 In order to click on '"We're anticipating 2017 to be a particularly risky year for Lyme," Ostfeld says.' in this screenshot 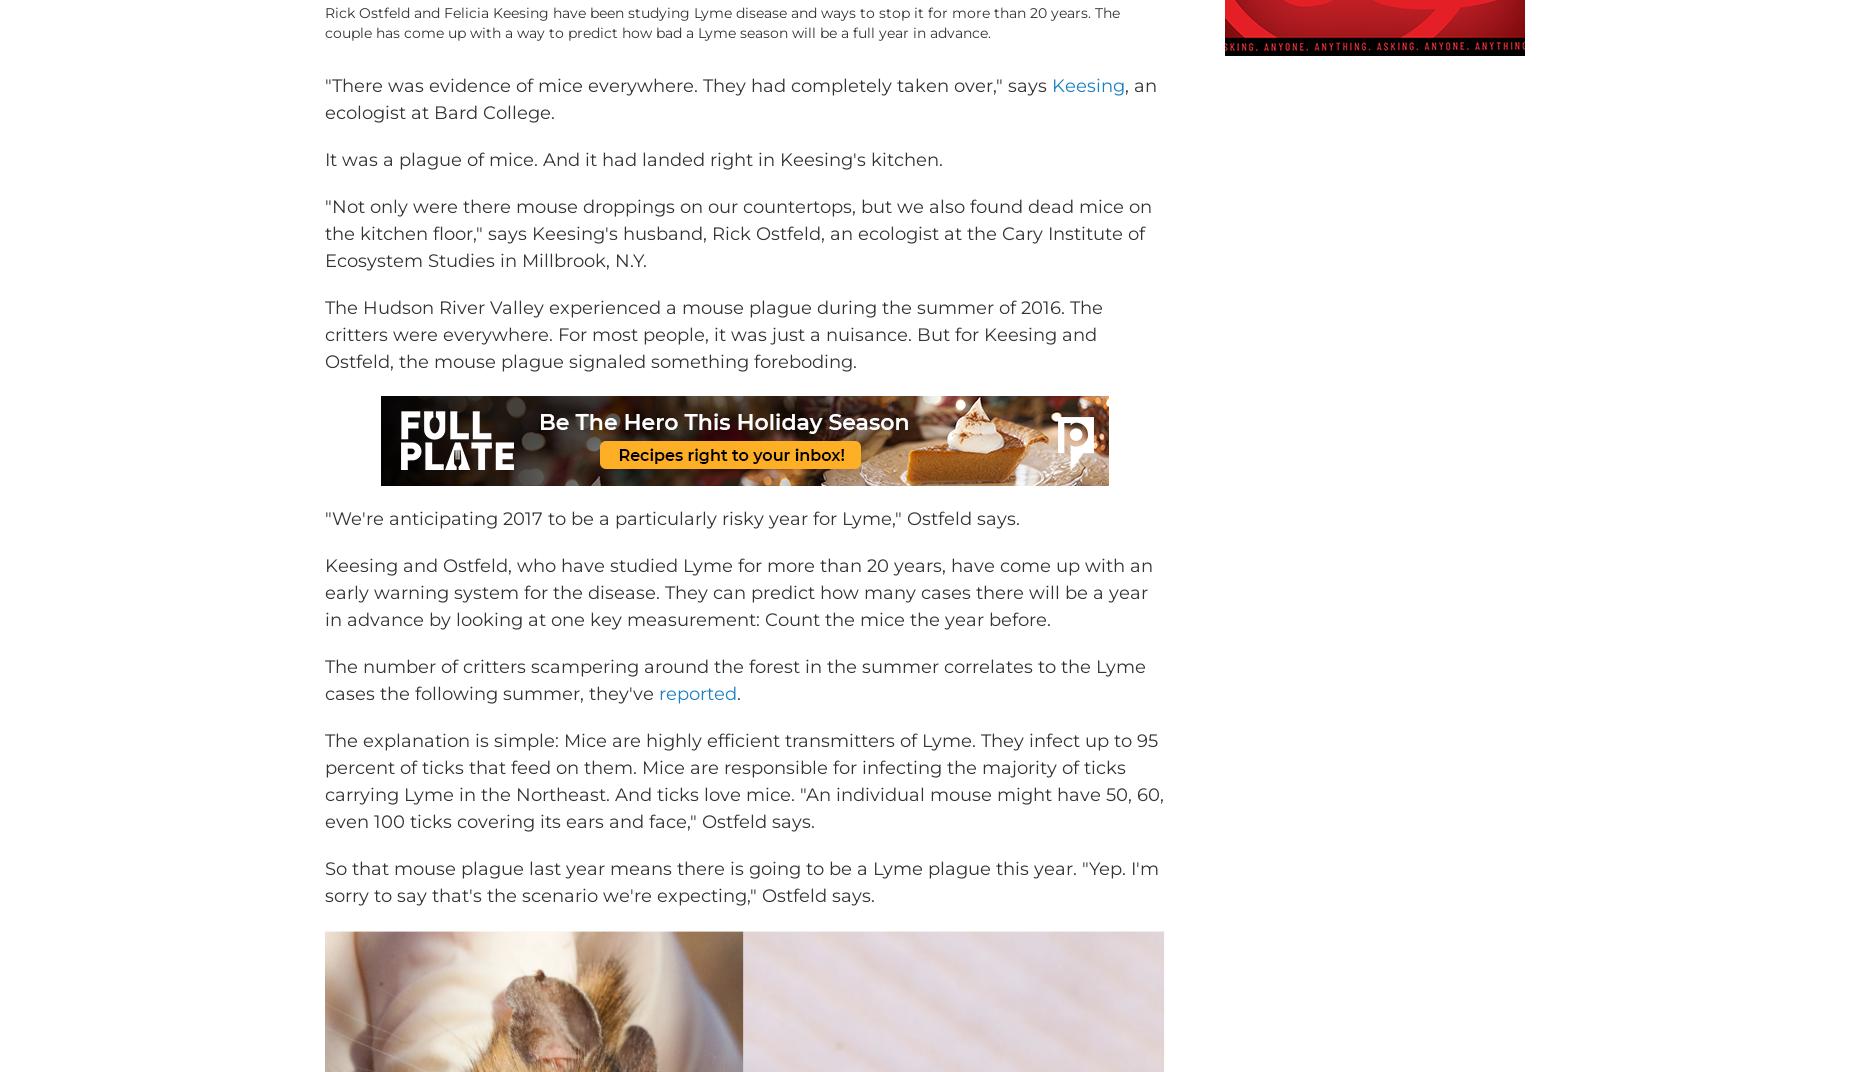, I will do `click(672, 547)`.